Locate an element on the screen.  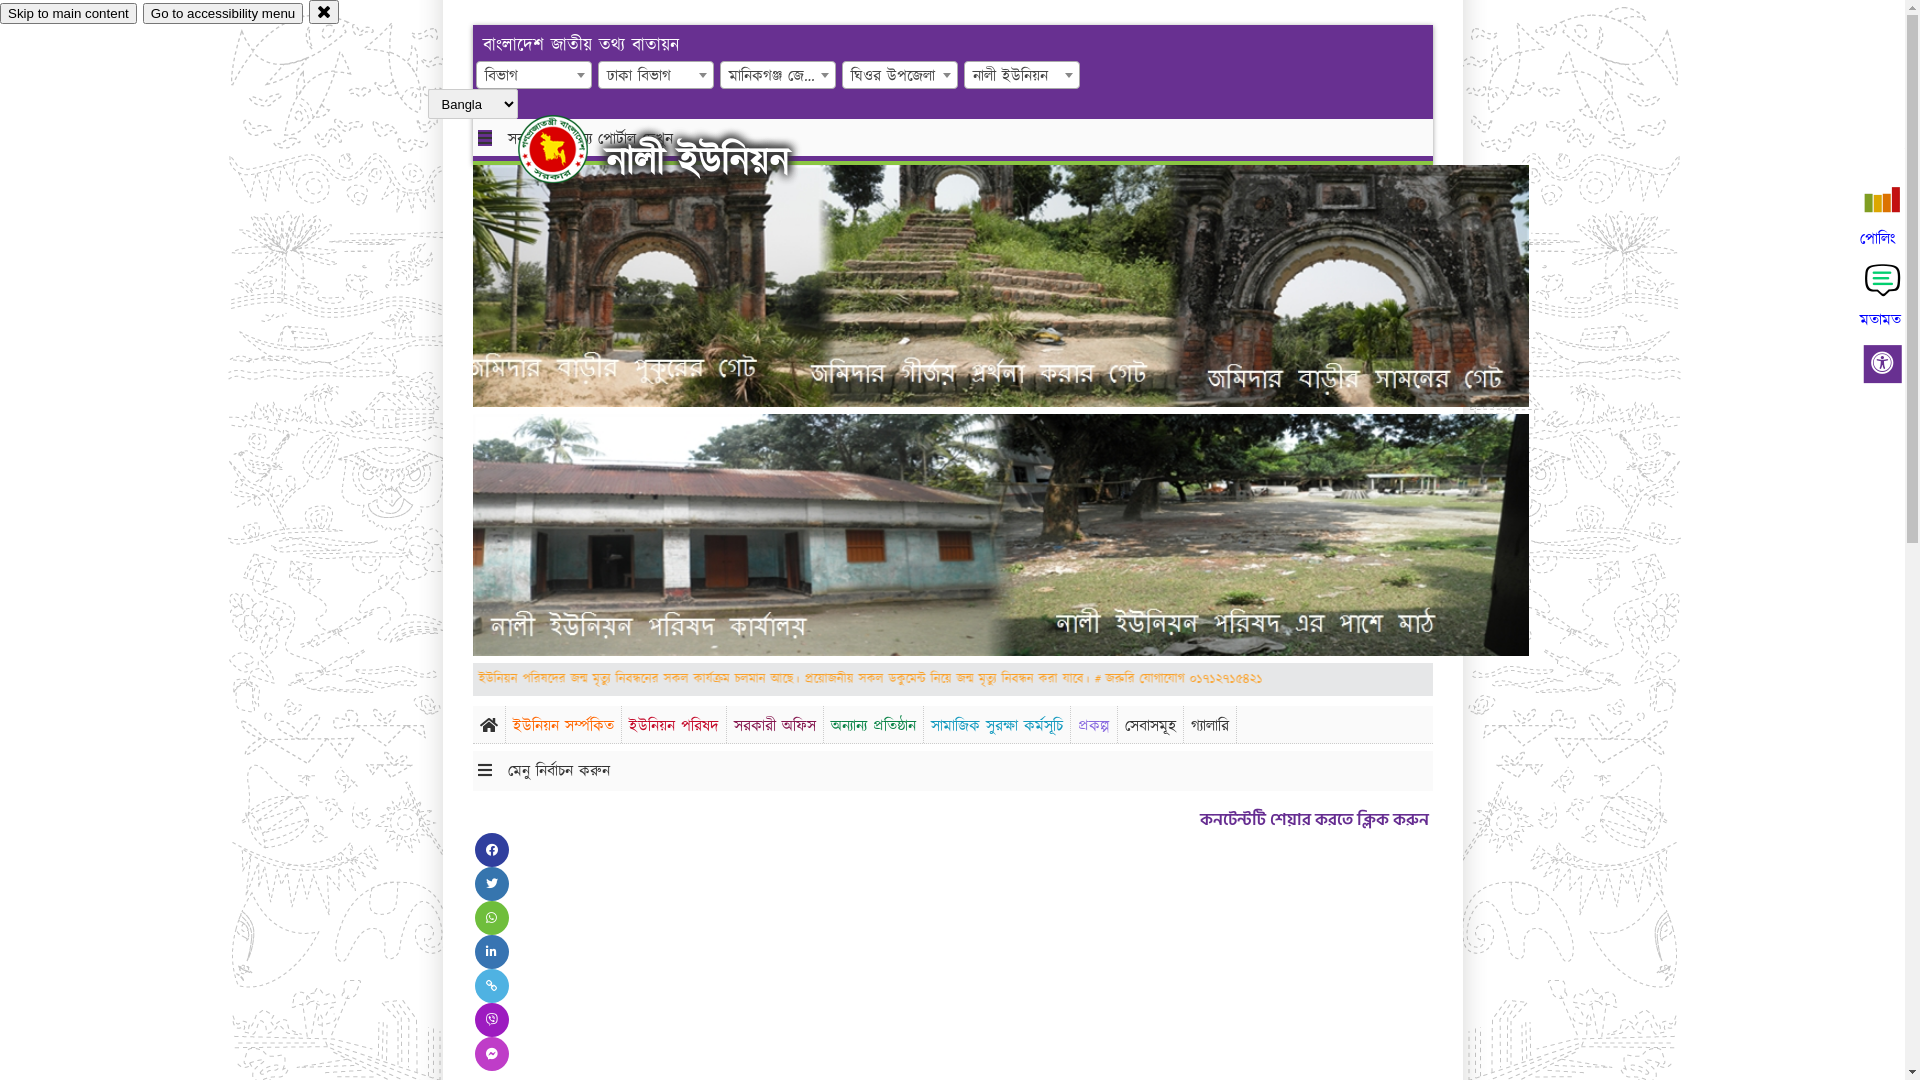
'close' is located at coordinates (324, 11).